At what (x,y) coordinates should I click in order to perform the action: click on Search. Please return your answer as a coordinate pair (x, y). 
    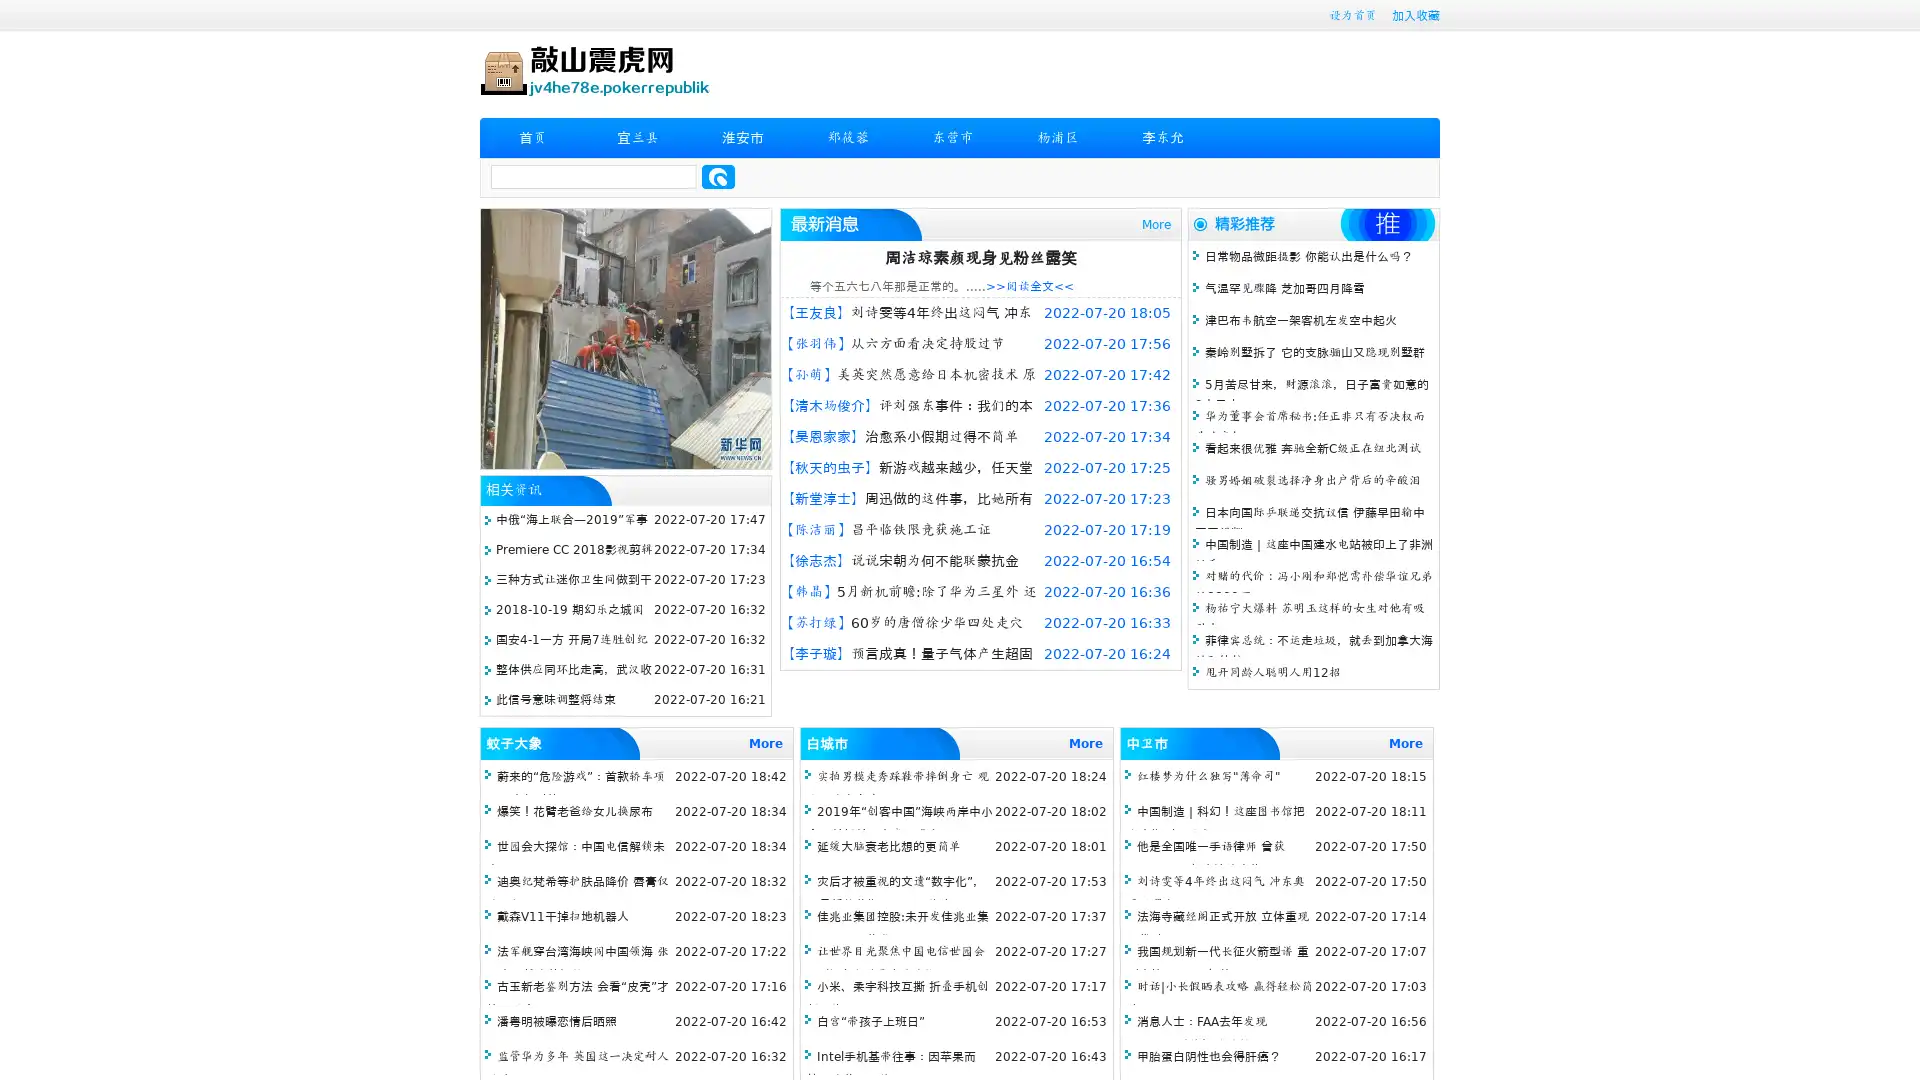
    Looking at the image, I should click on (718, 176).